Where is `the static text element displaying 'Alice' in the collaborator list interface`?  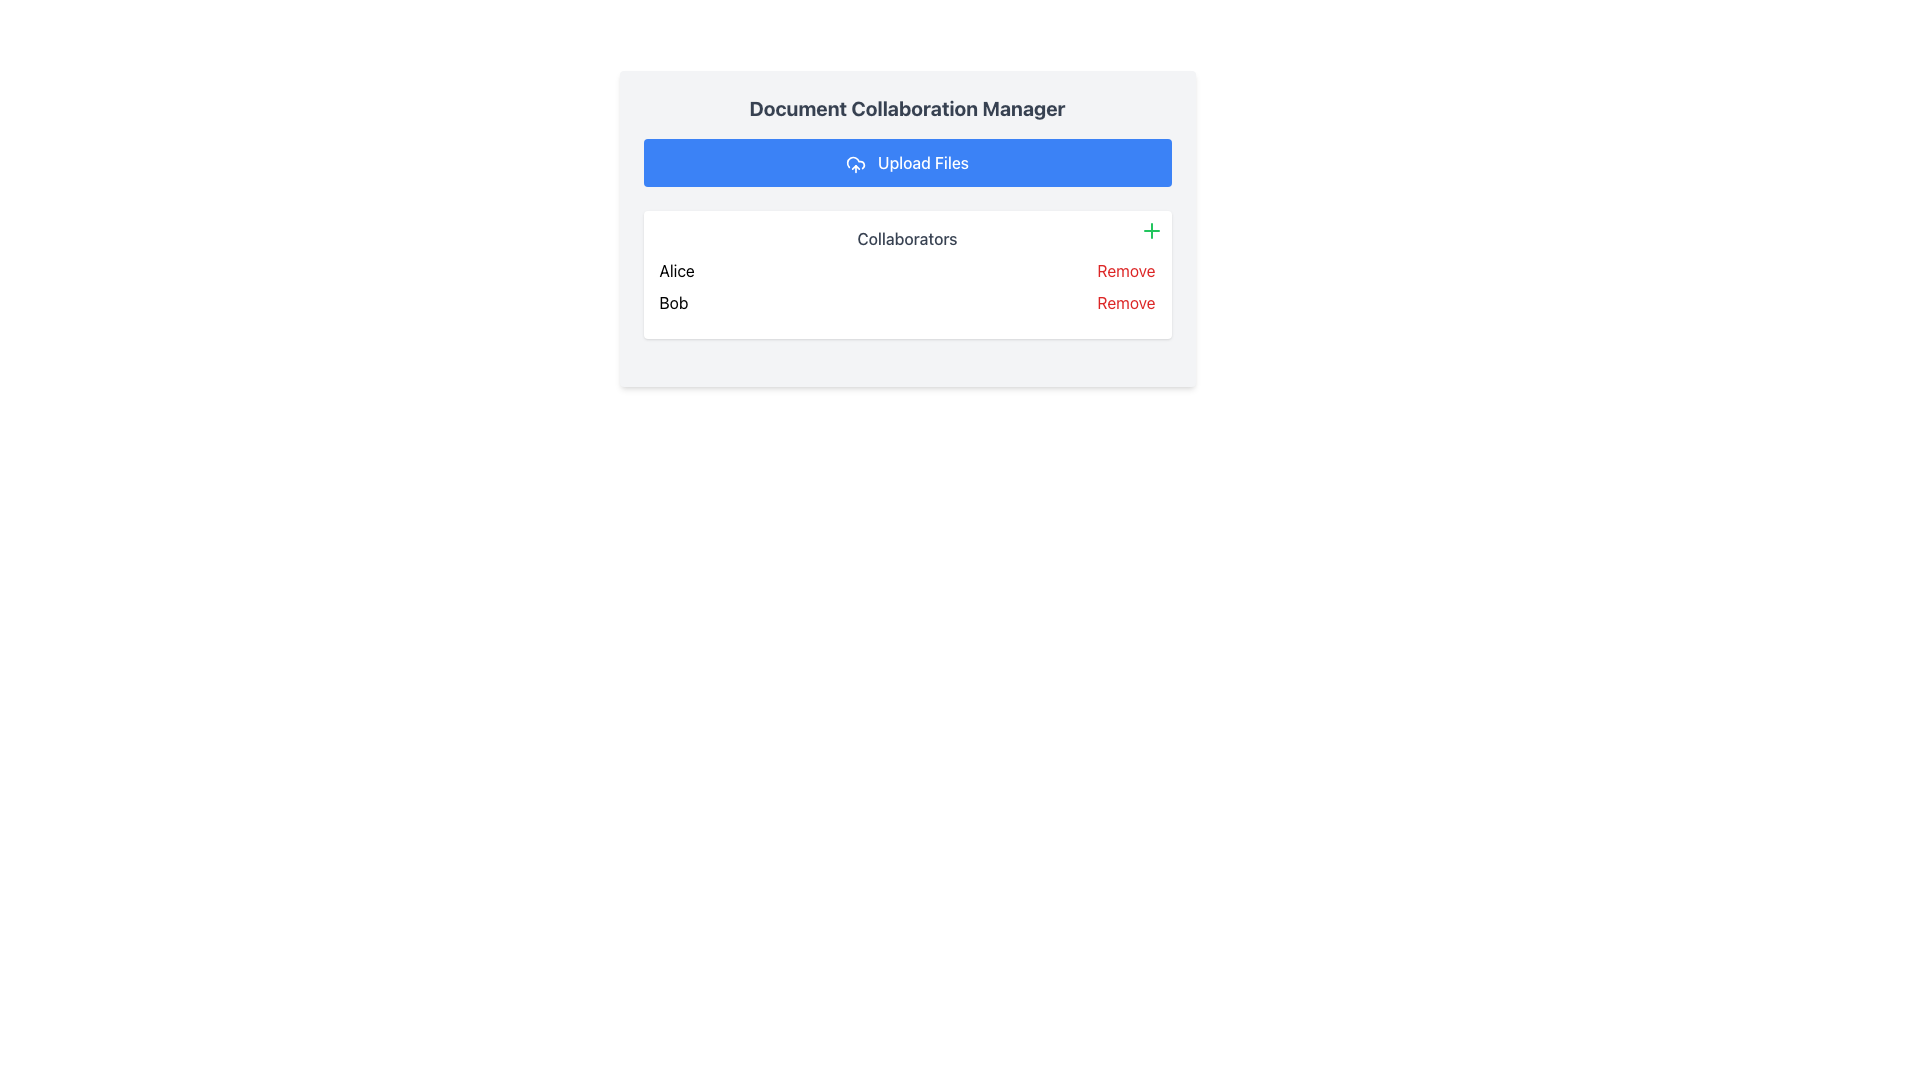
the static text element displaying 'Alice' in the collaborator list interface is located at coordinates (677, 270).